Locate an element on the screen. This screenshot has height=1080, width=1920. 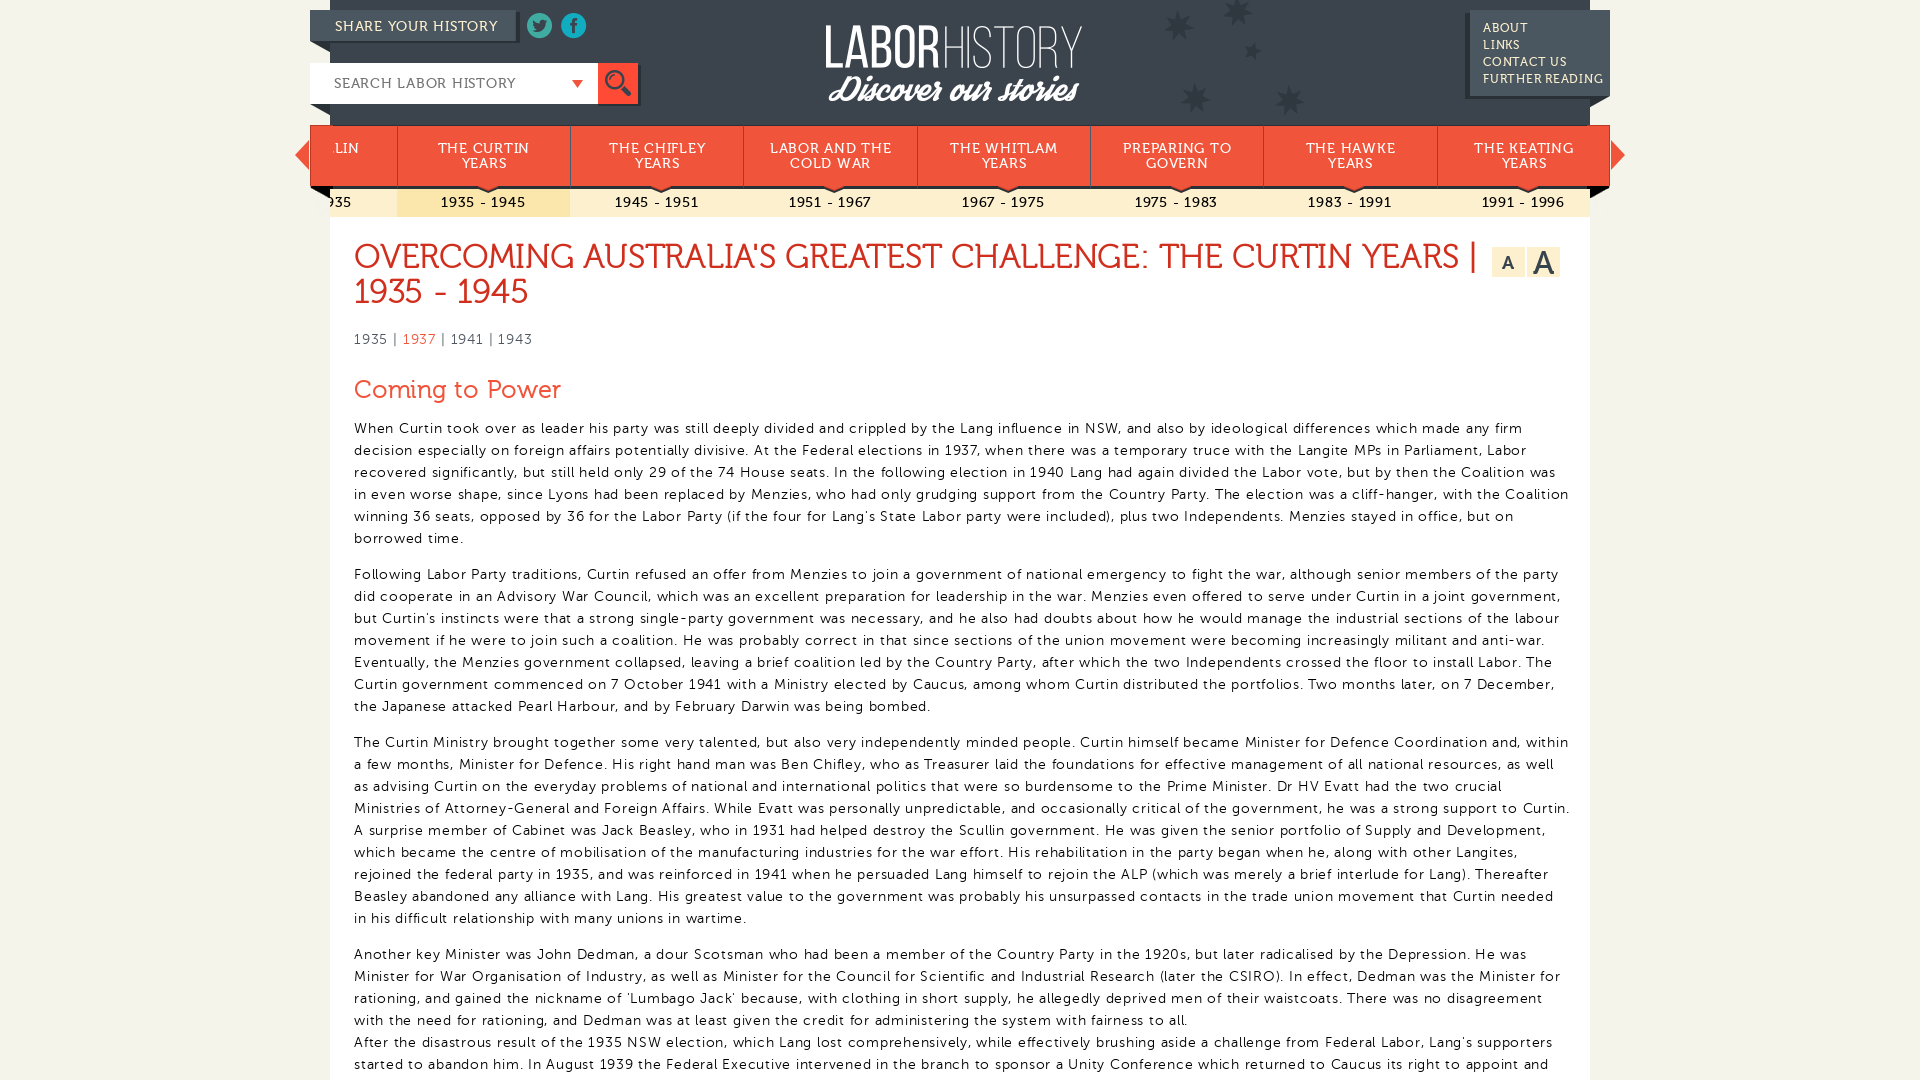
'THE HAWKE YEARS' is located at coordinates (1349, 156).